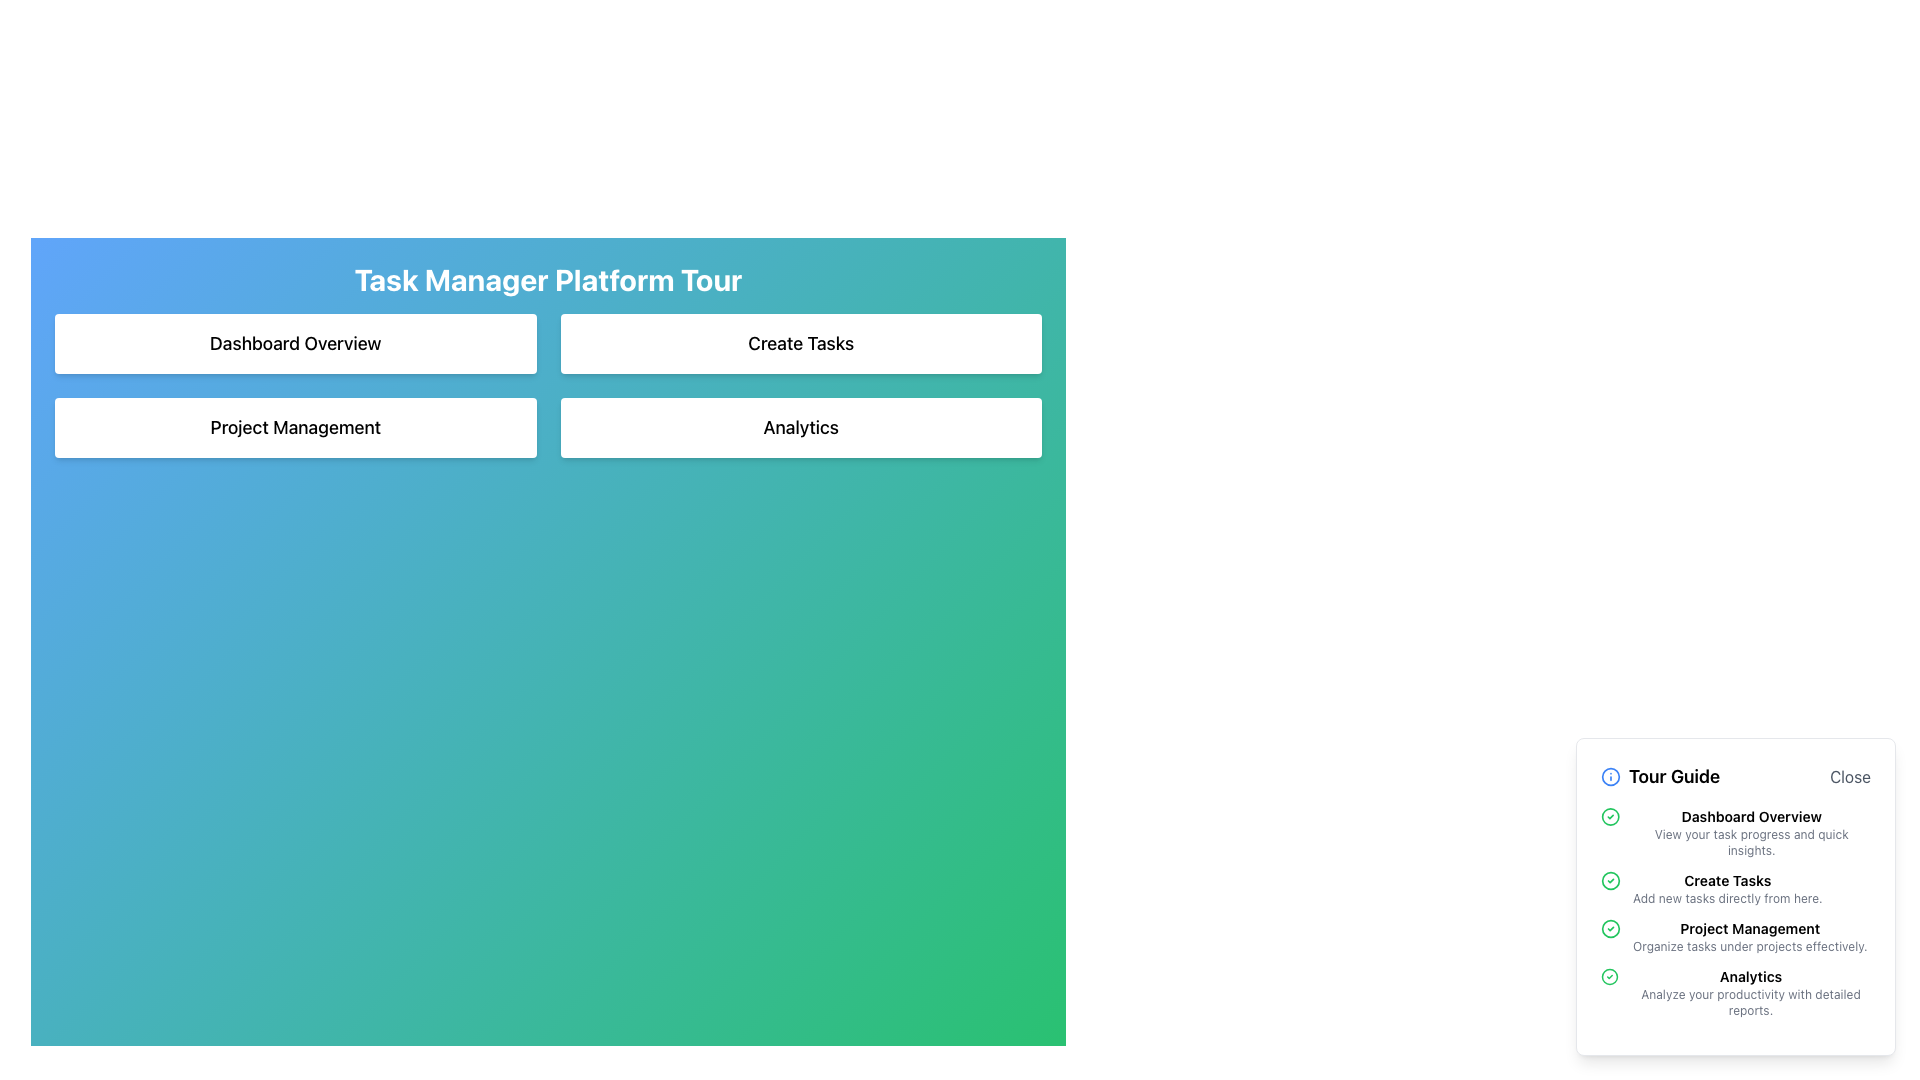  What do you see at coordinates (1611, 929) in the screenshot?
I see `the circular icon with a green outline and a checkmark in its center located in the 'Tour Guide' section adjacent to the text 'Project Management'` at bounding box center [1611, 929].